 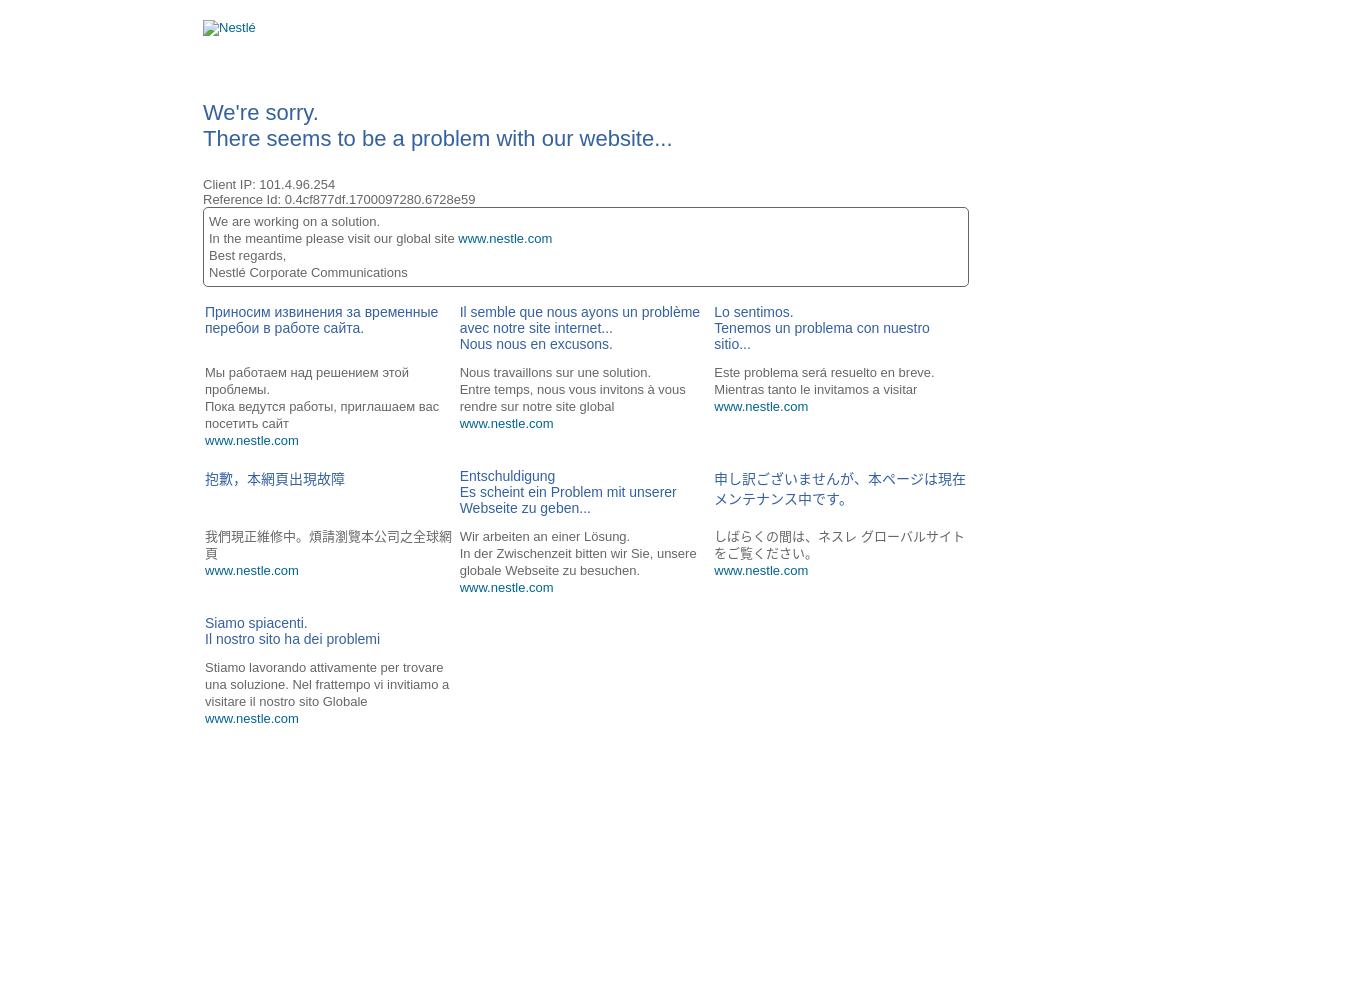 I want to click on 'Nestlé Corporate Communications', so click(x=207, y=272).